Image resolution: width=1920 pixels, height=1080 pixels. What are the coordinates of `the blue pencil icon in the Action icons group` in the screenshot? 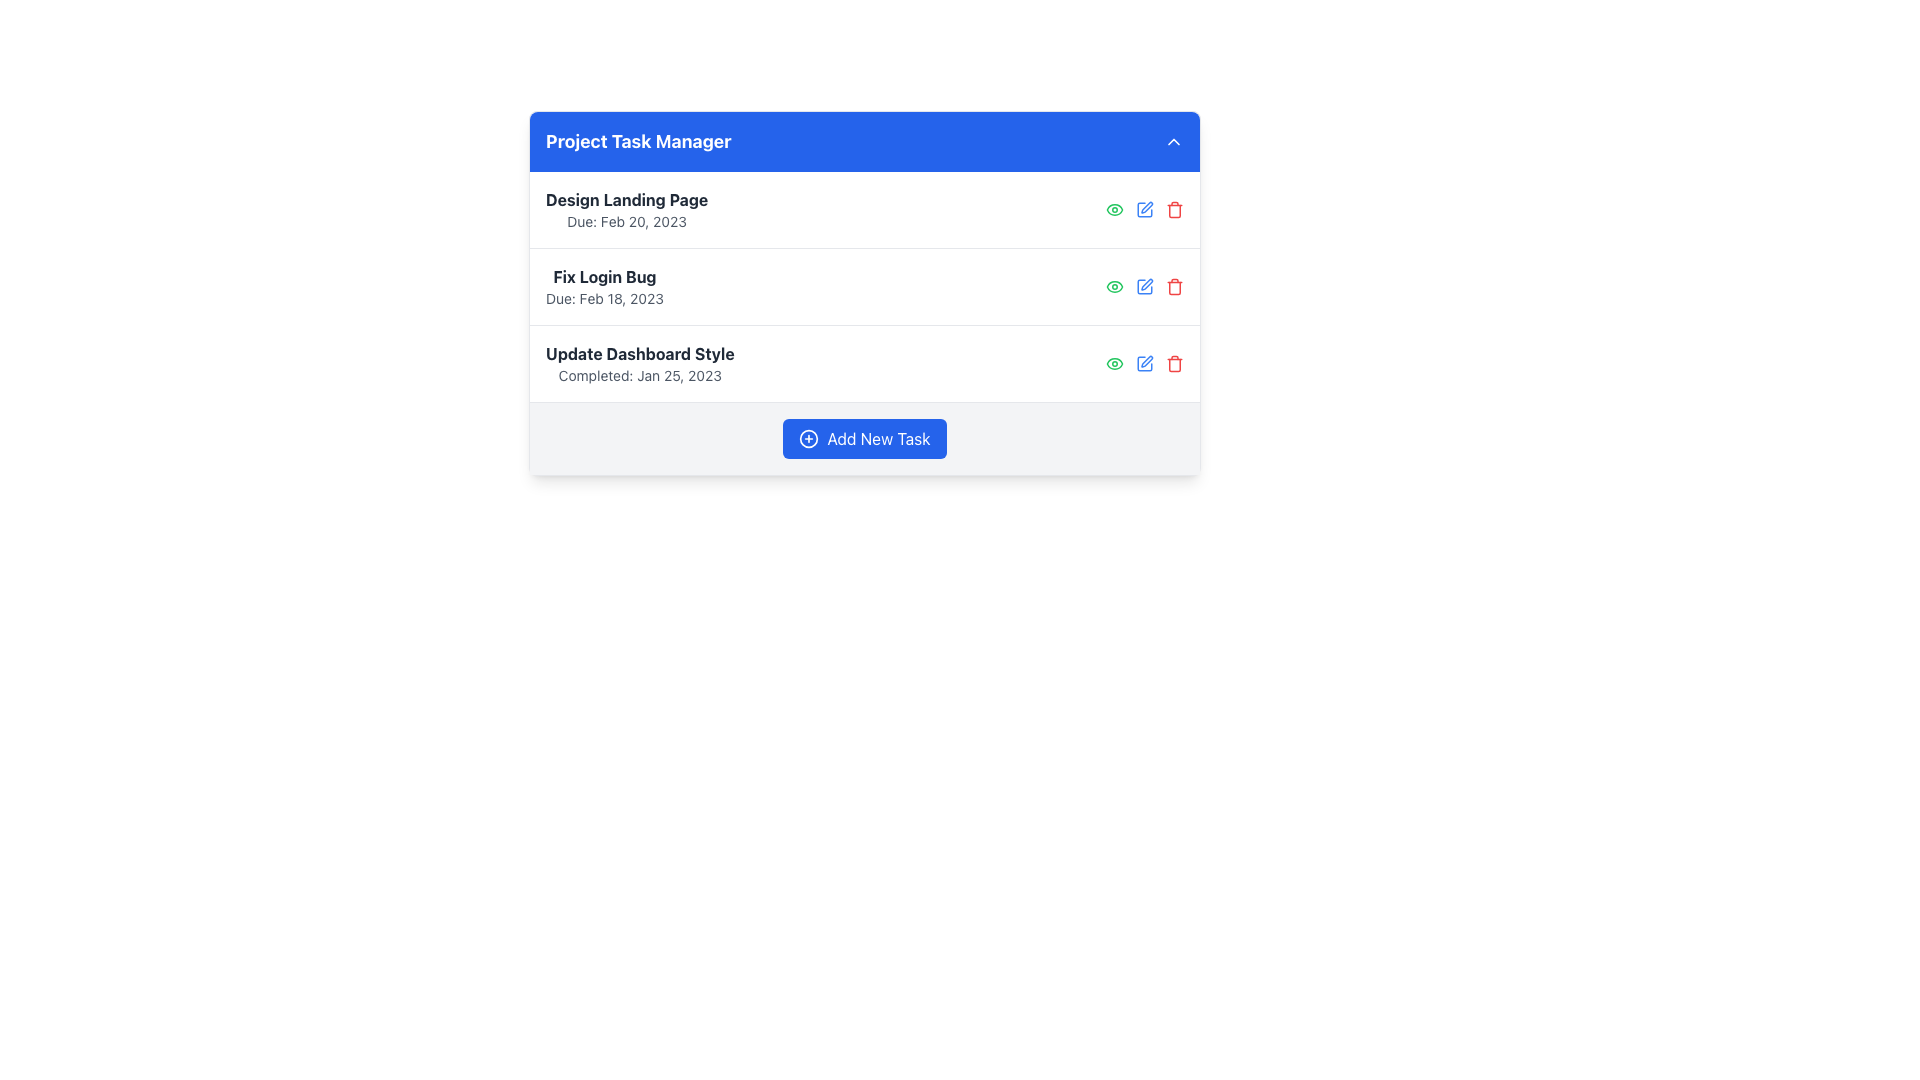 It's located at (1145, 363).